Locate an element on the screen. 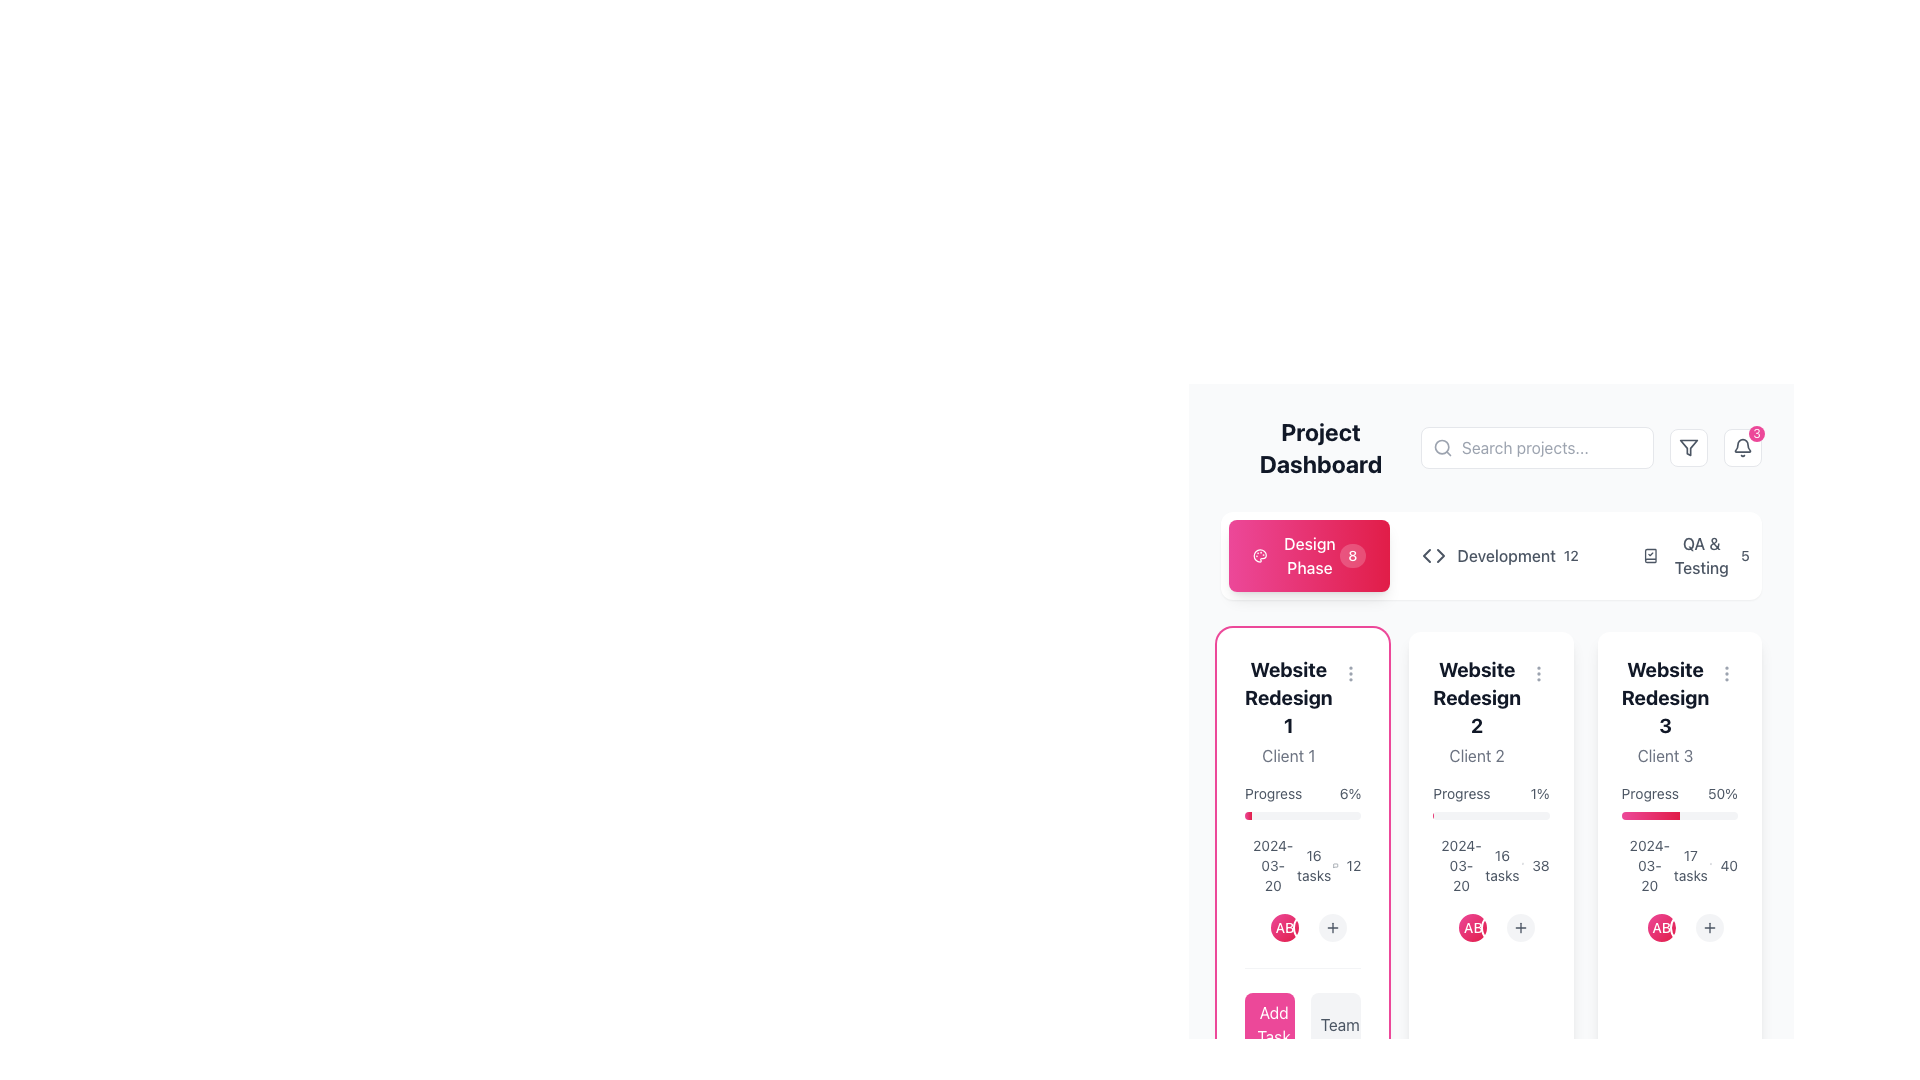 The height and width of the screenshot is (1080, 1920). the filter button located in the top-right corner of the interface, which has a white background, light gray border, and a filter-shaped icon is located at coordinates (1688, 446).